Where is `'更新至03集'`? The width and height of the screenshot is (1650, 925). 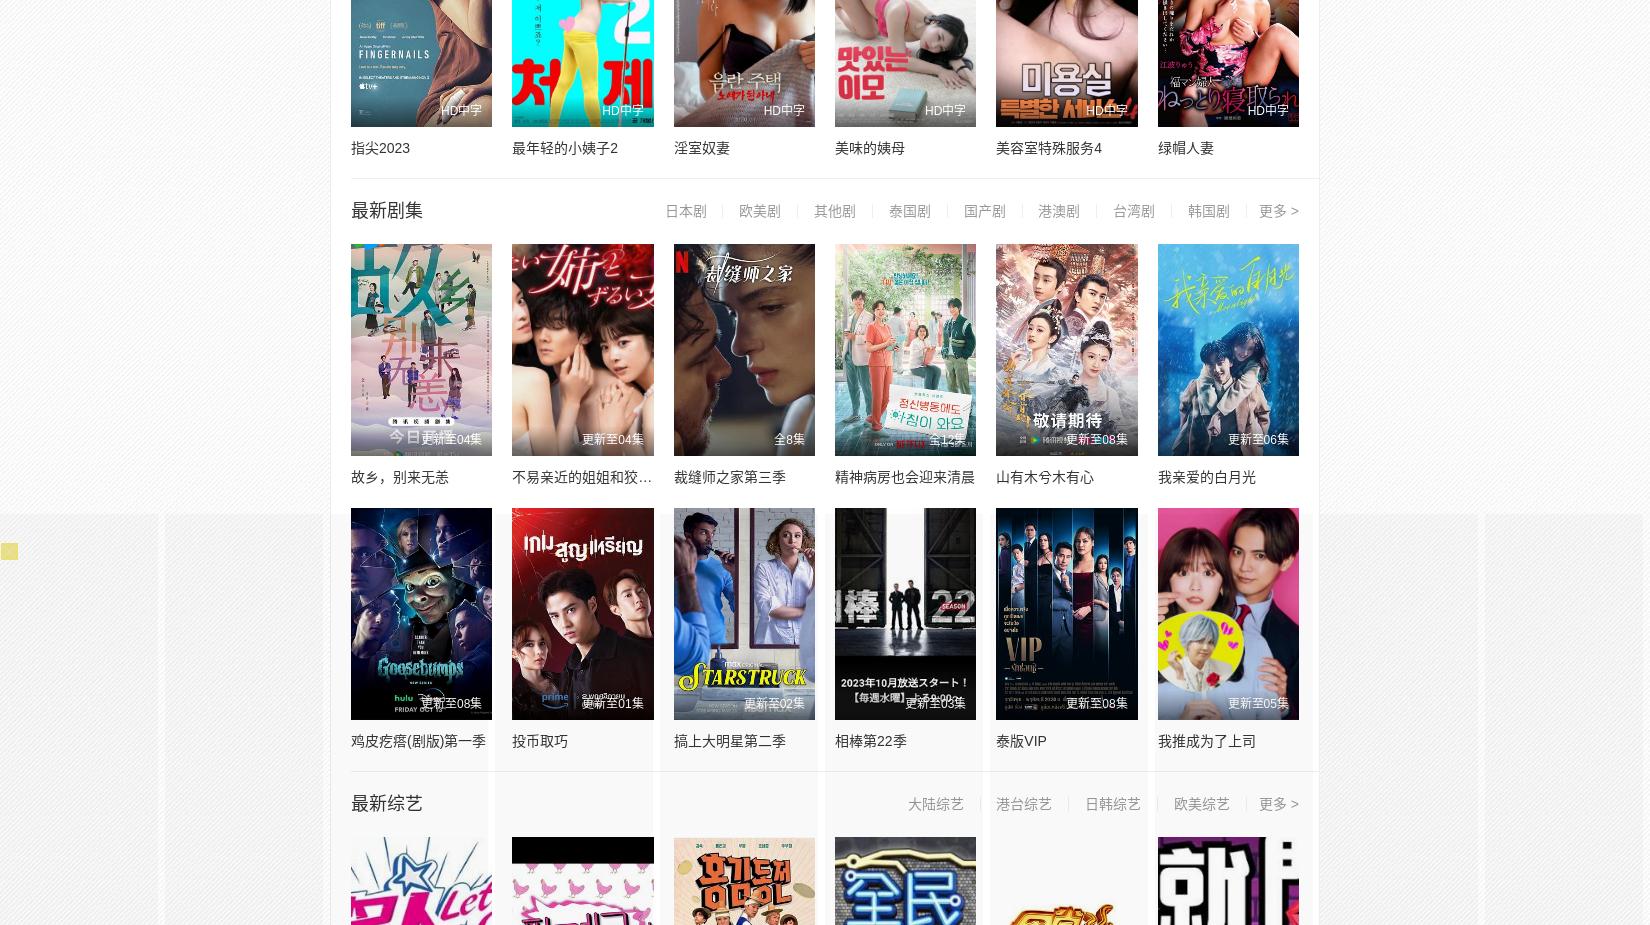 '更新至03集' is located at coordinates (935, 703).